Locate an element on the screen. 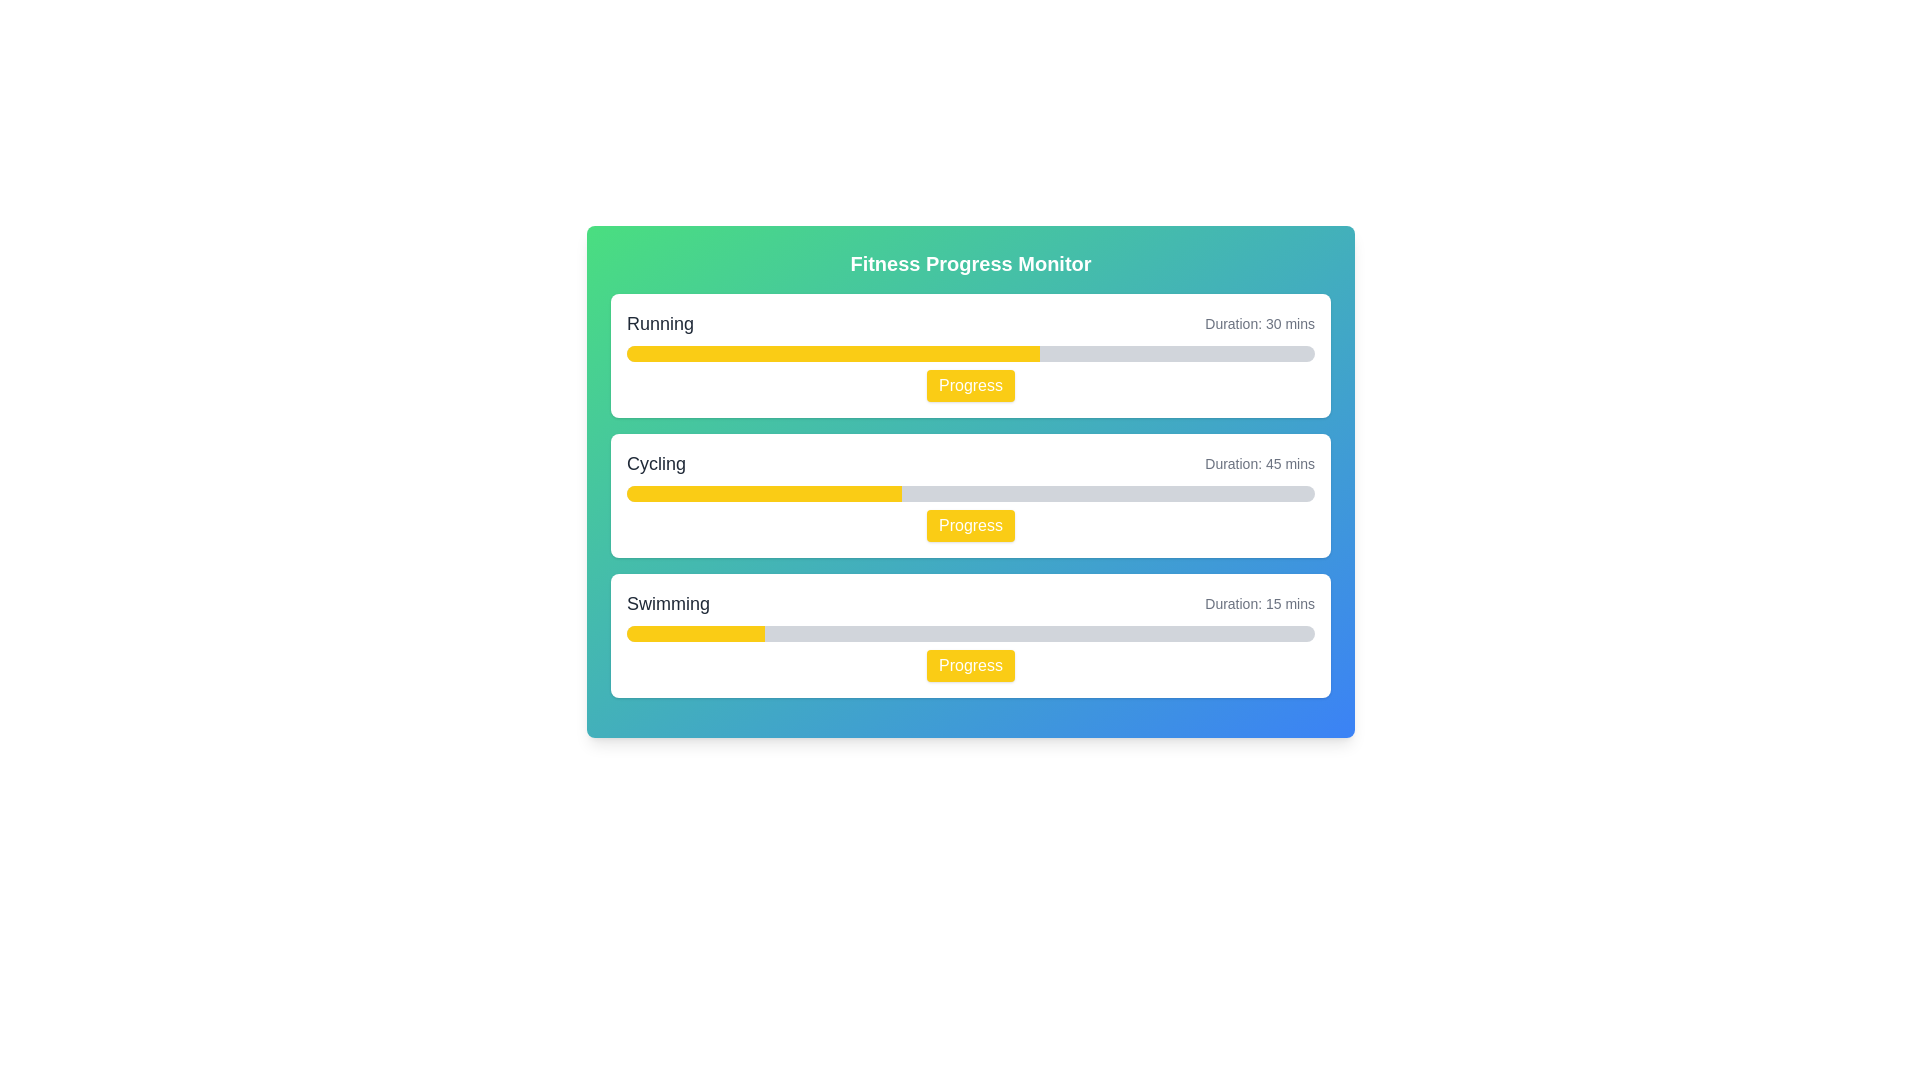 The width and height of the screenshot is (1920, 1080). the progress bar indicating 60% completion of the 'Running' activity, located below 'Running: Duration: 30 mins' and above the yellow 'Progress' button is located at coordinates (970, 353).